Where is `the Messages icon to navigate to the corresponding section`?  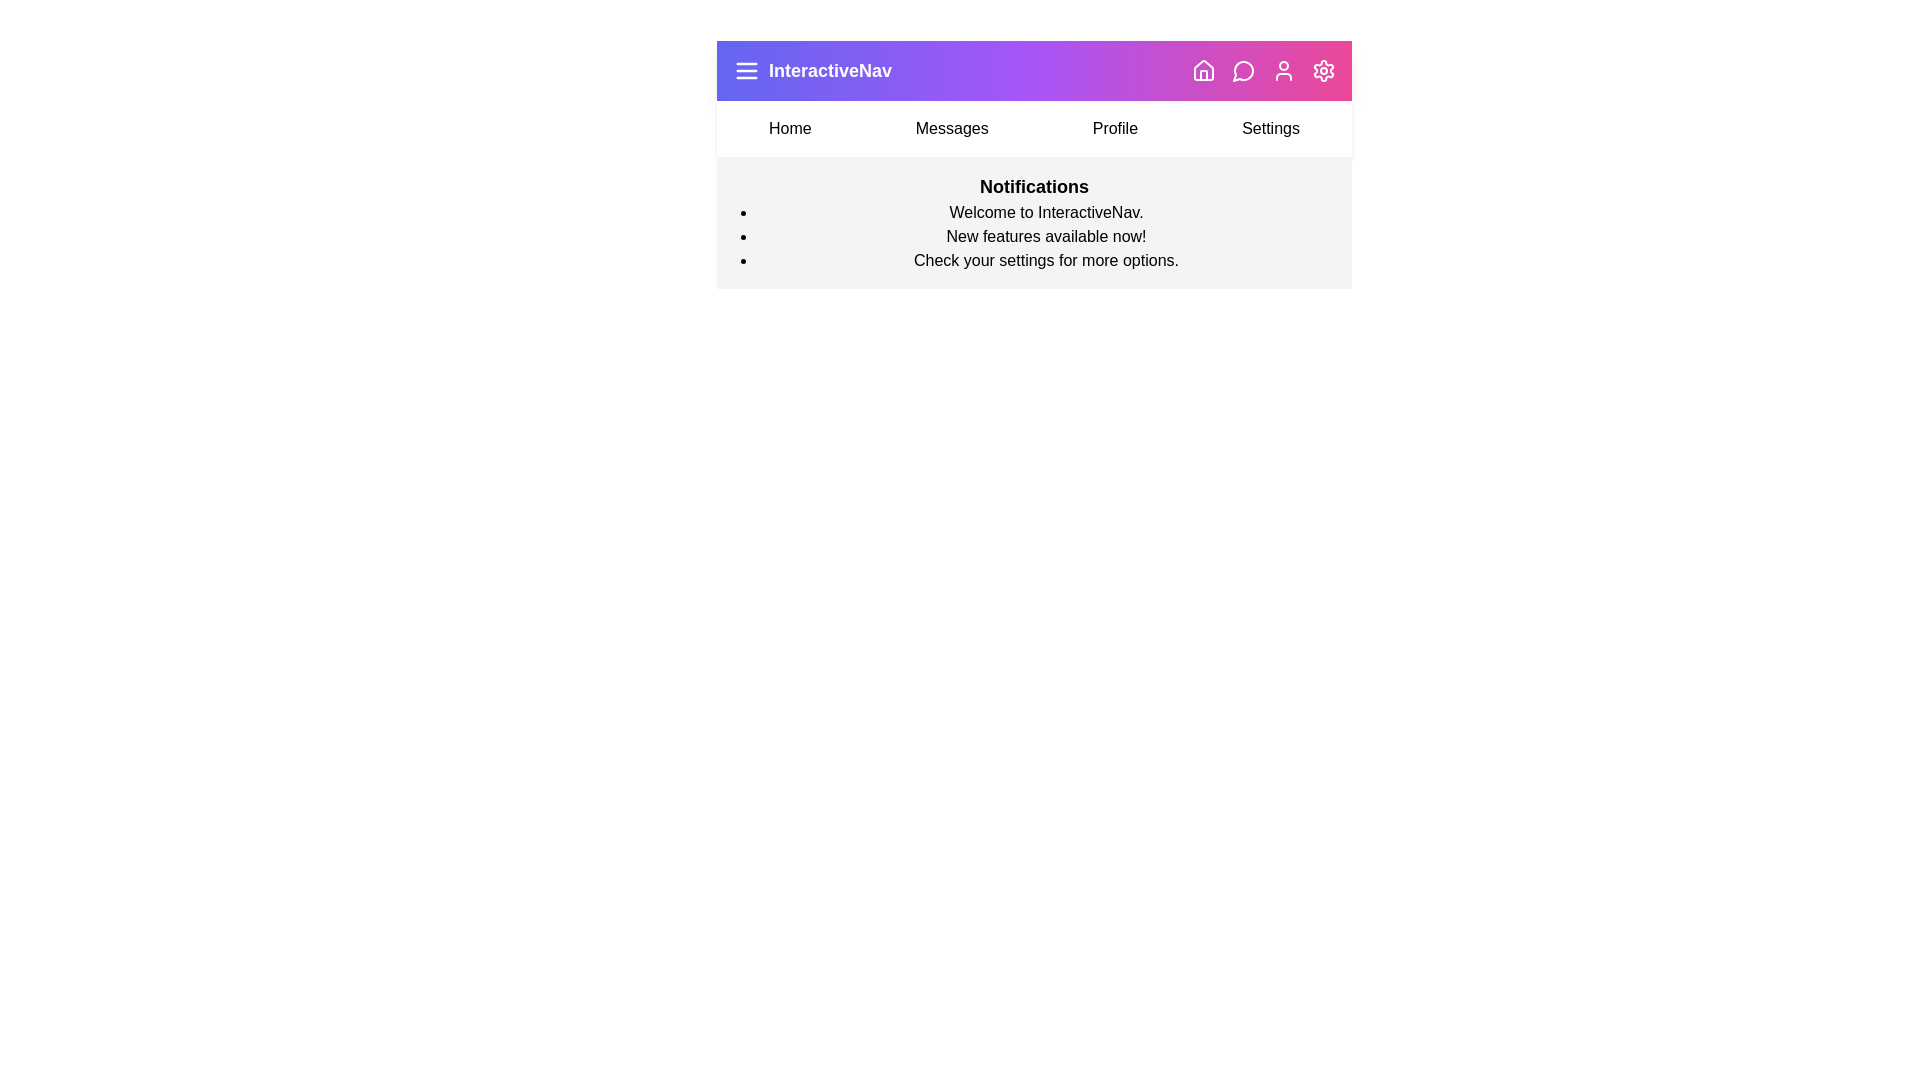
the Messages icon to navigate to the corresponding section is located at coordinates (1242, 69).